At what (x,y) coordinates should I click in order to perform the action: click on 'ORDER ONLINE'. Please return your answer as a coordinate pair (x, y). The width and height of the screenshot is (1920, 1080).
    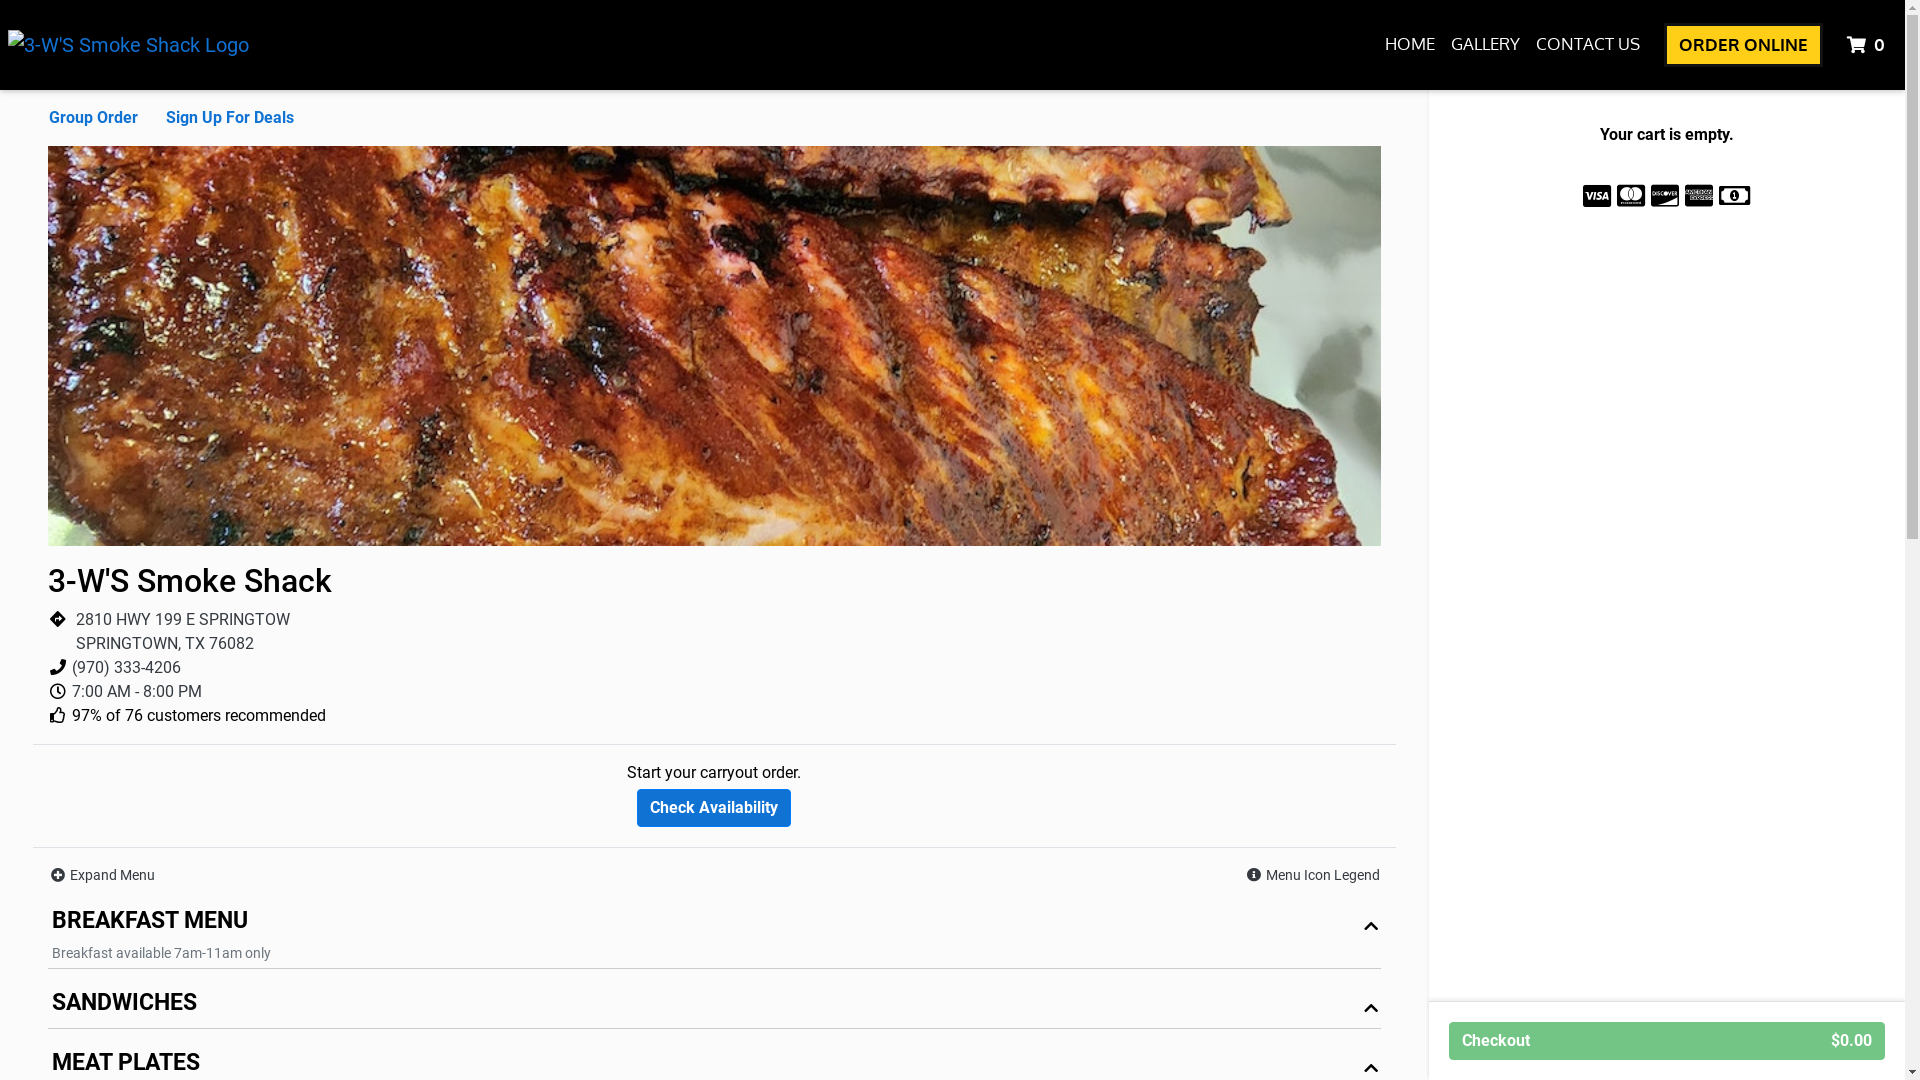
    Looking at the image, I should click on (1742, 45).